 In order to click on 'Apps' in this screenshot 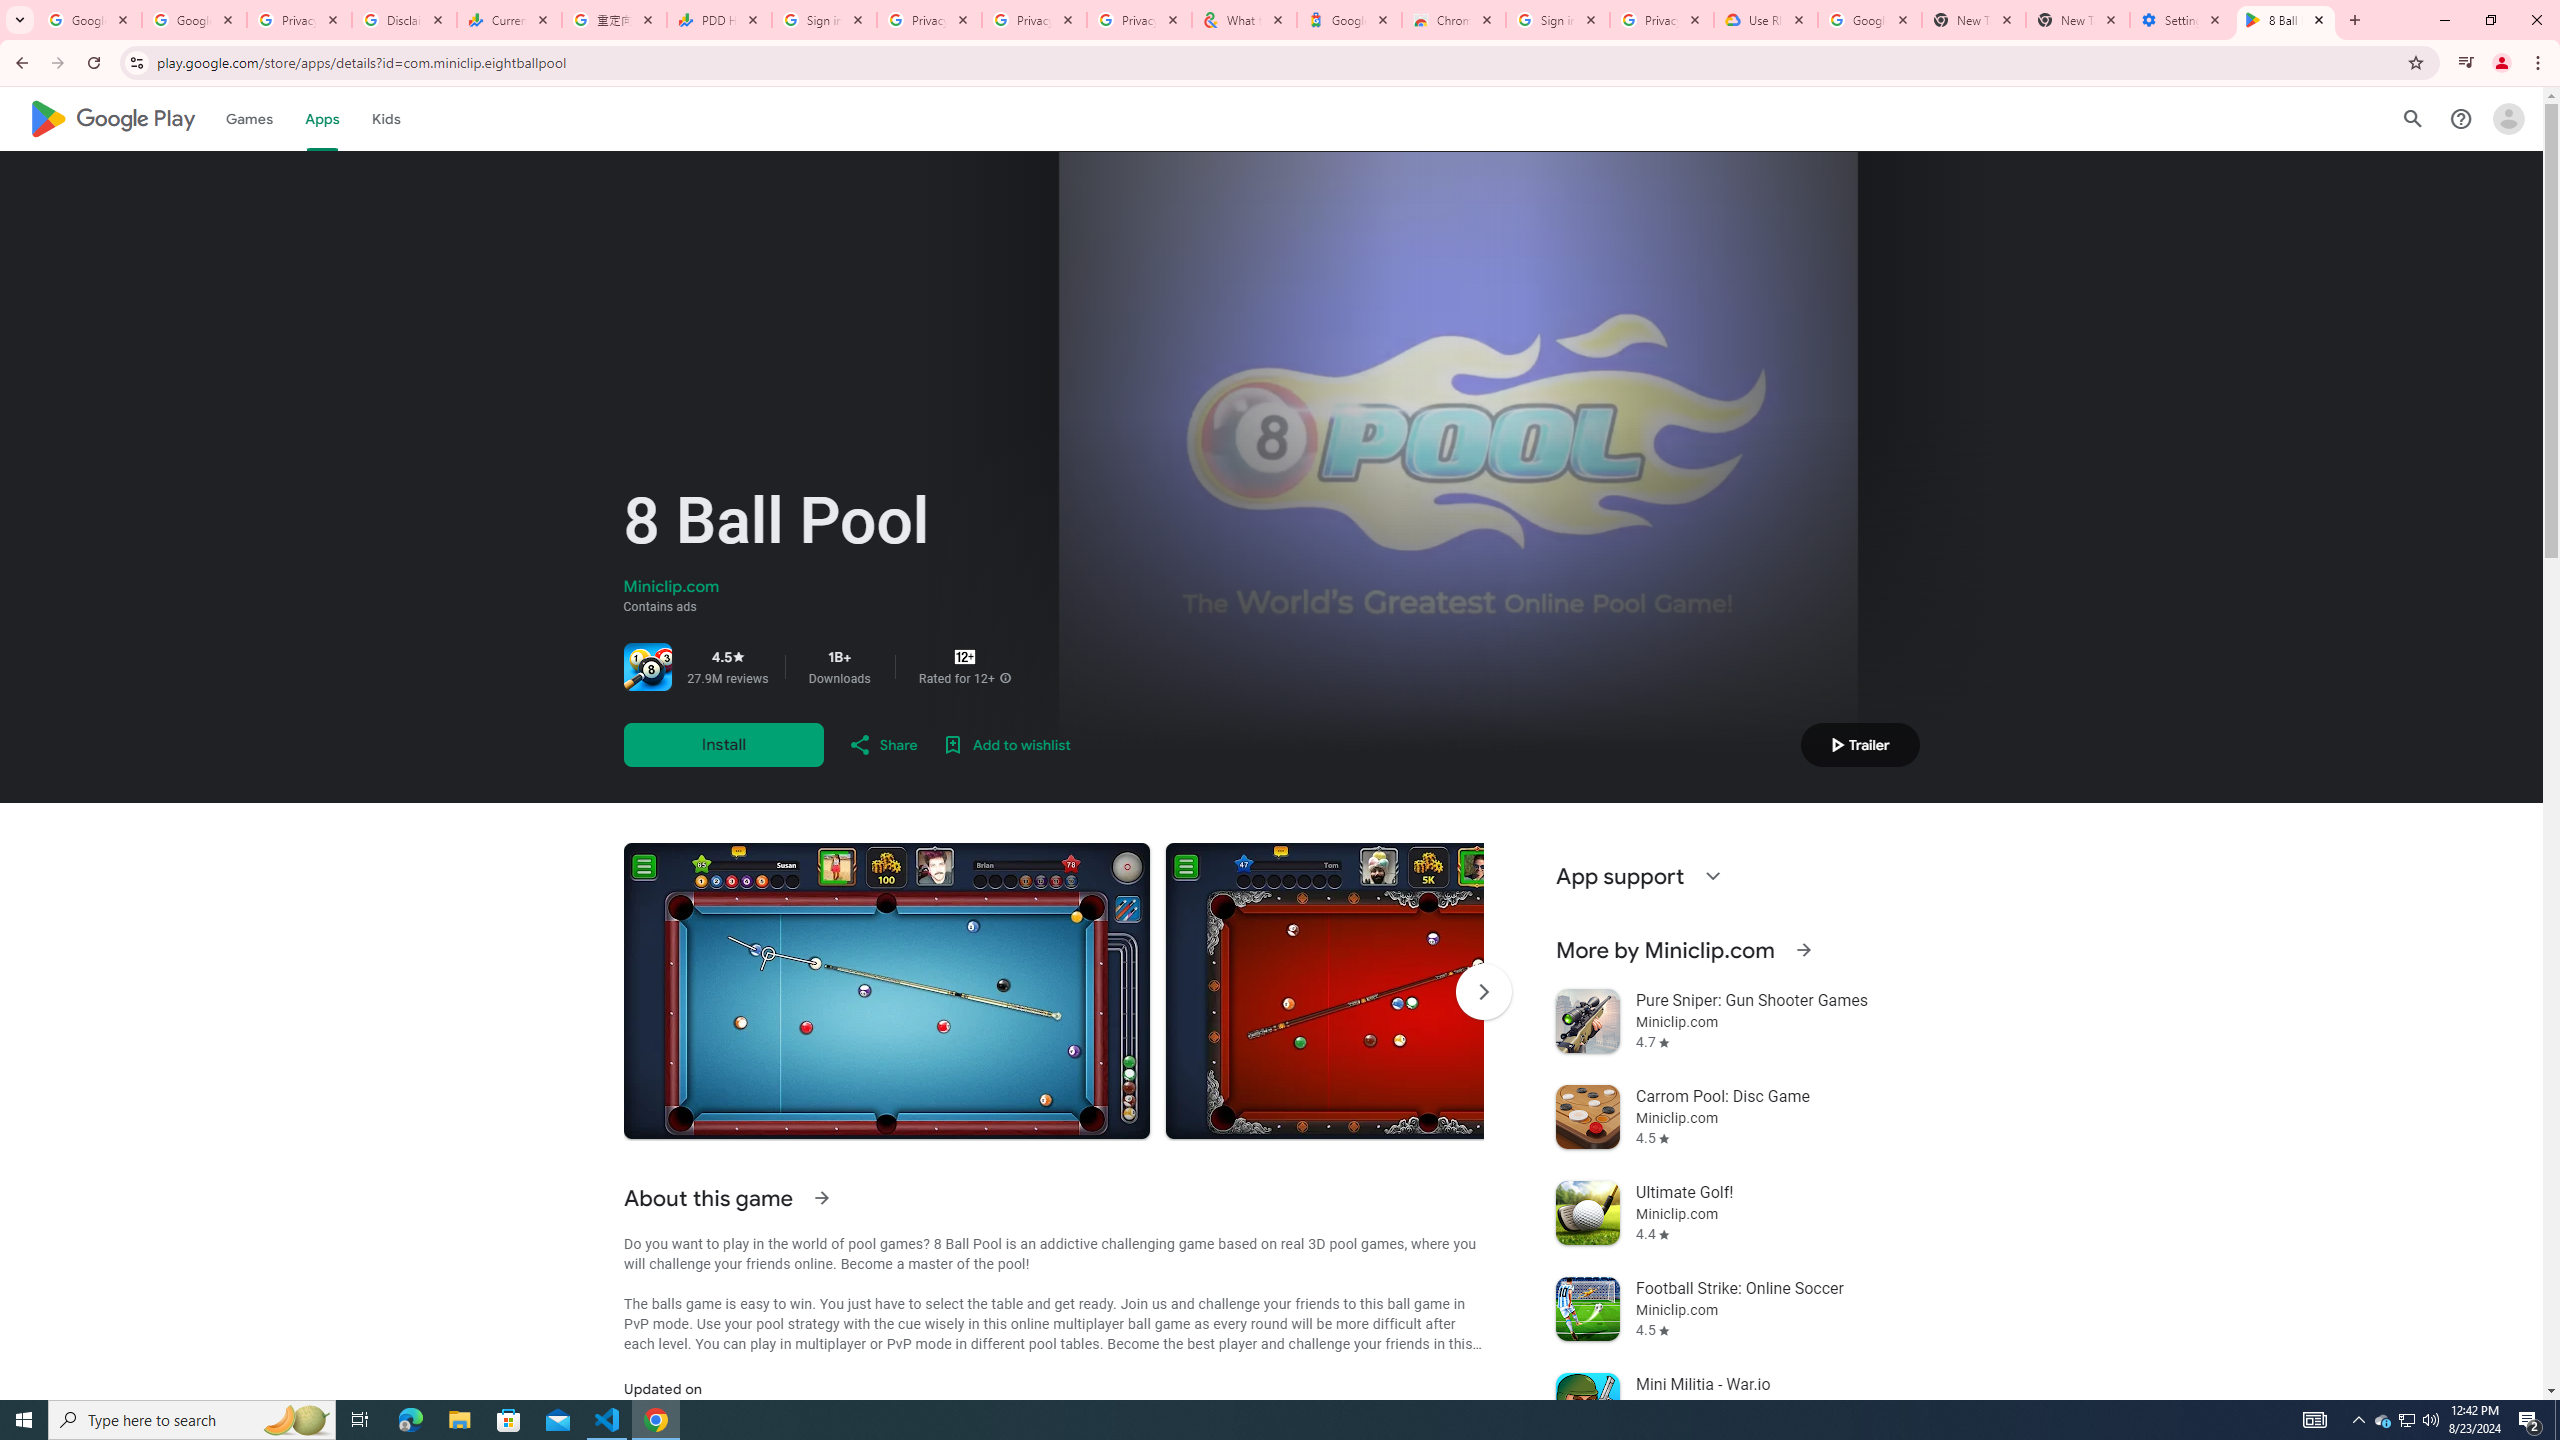, I will do `click(321, 118)`.